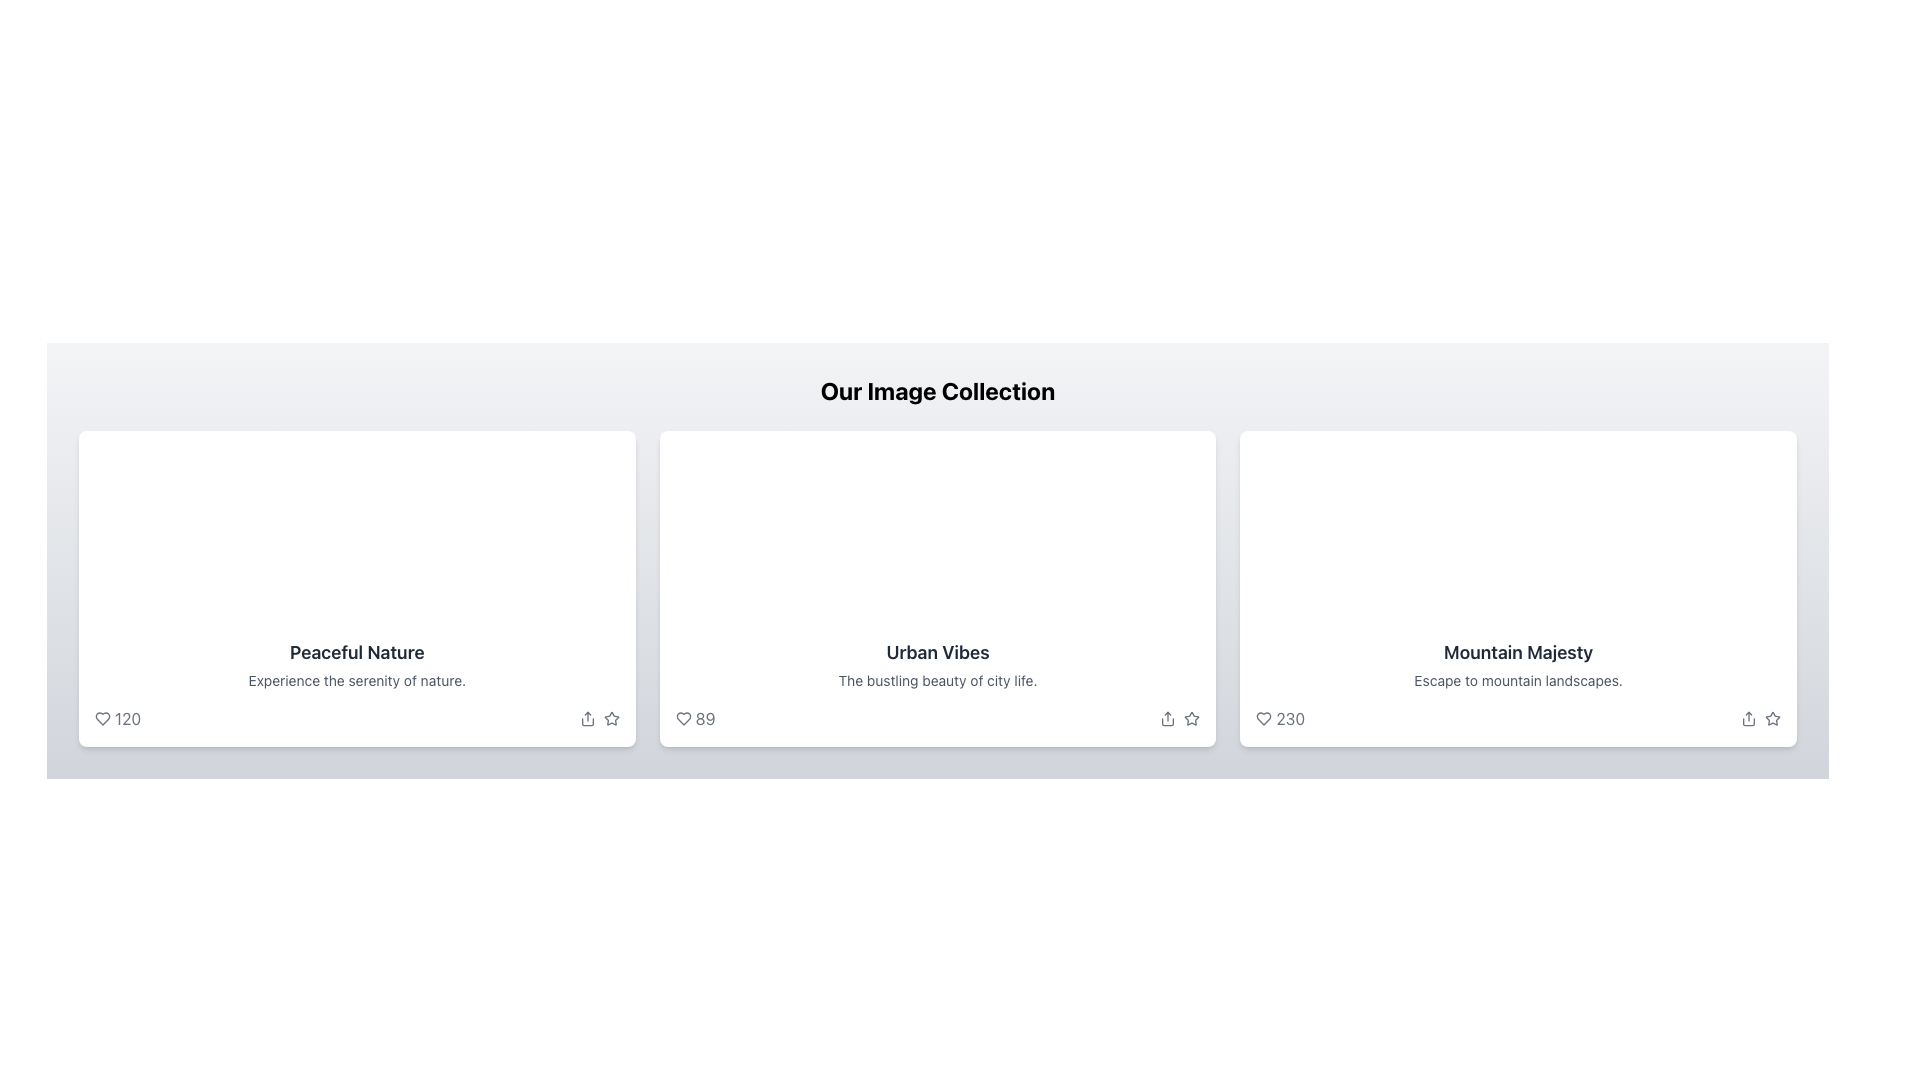  Describe the element at coordinates (586, 717) in the screenshot. I see `the share button located at the bottom-right corner of the 'Peaceful Nature' card` at that location.